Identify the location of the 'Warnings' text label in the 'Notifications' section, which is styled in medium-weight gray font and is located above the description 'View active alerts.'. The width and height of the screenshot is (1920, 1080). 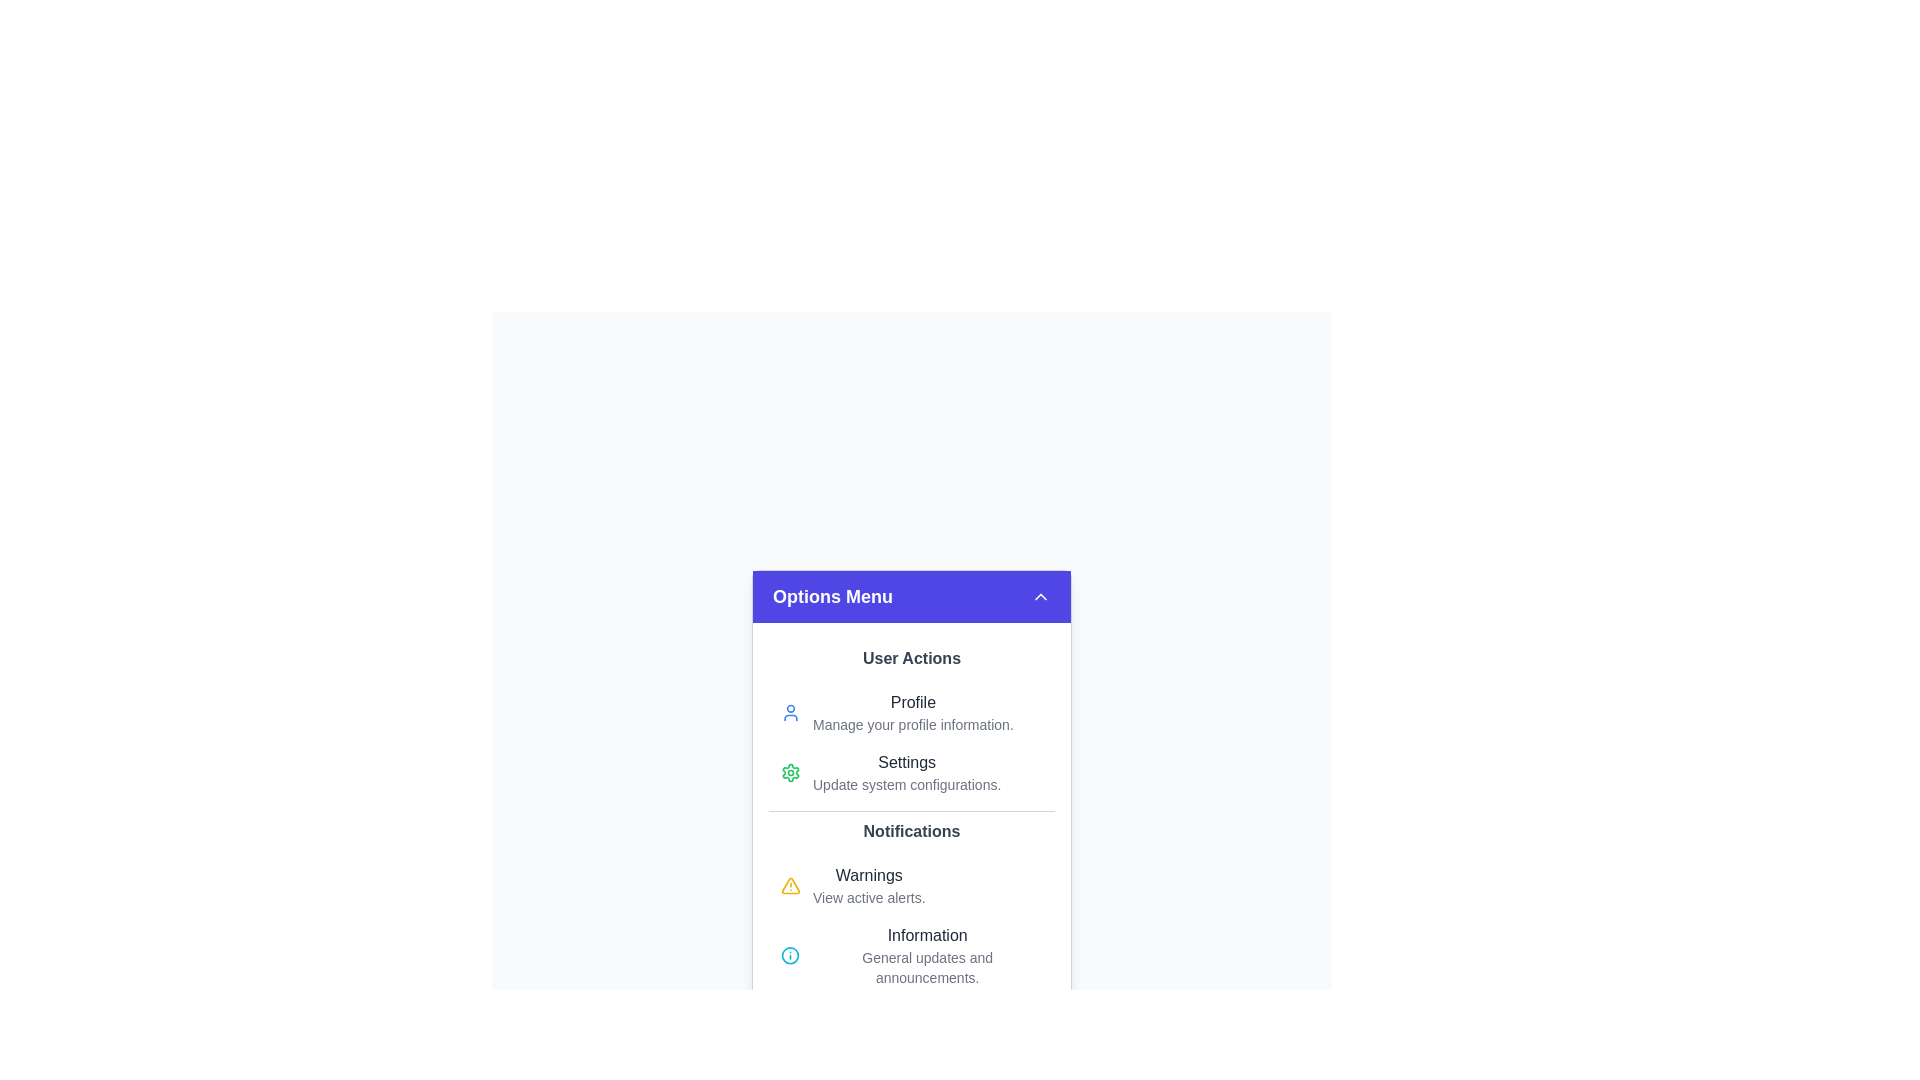
(869, 874).